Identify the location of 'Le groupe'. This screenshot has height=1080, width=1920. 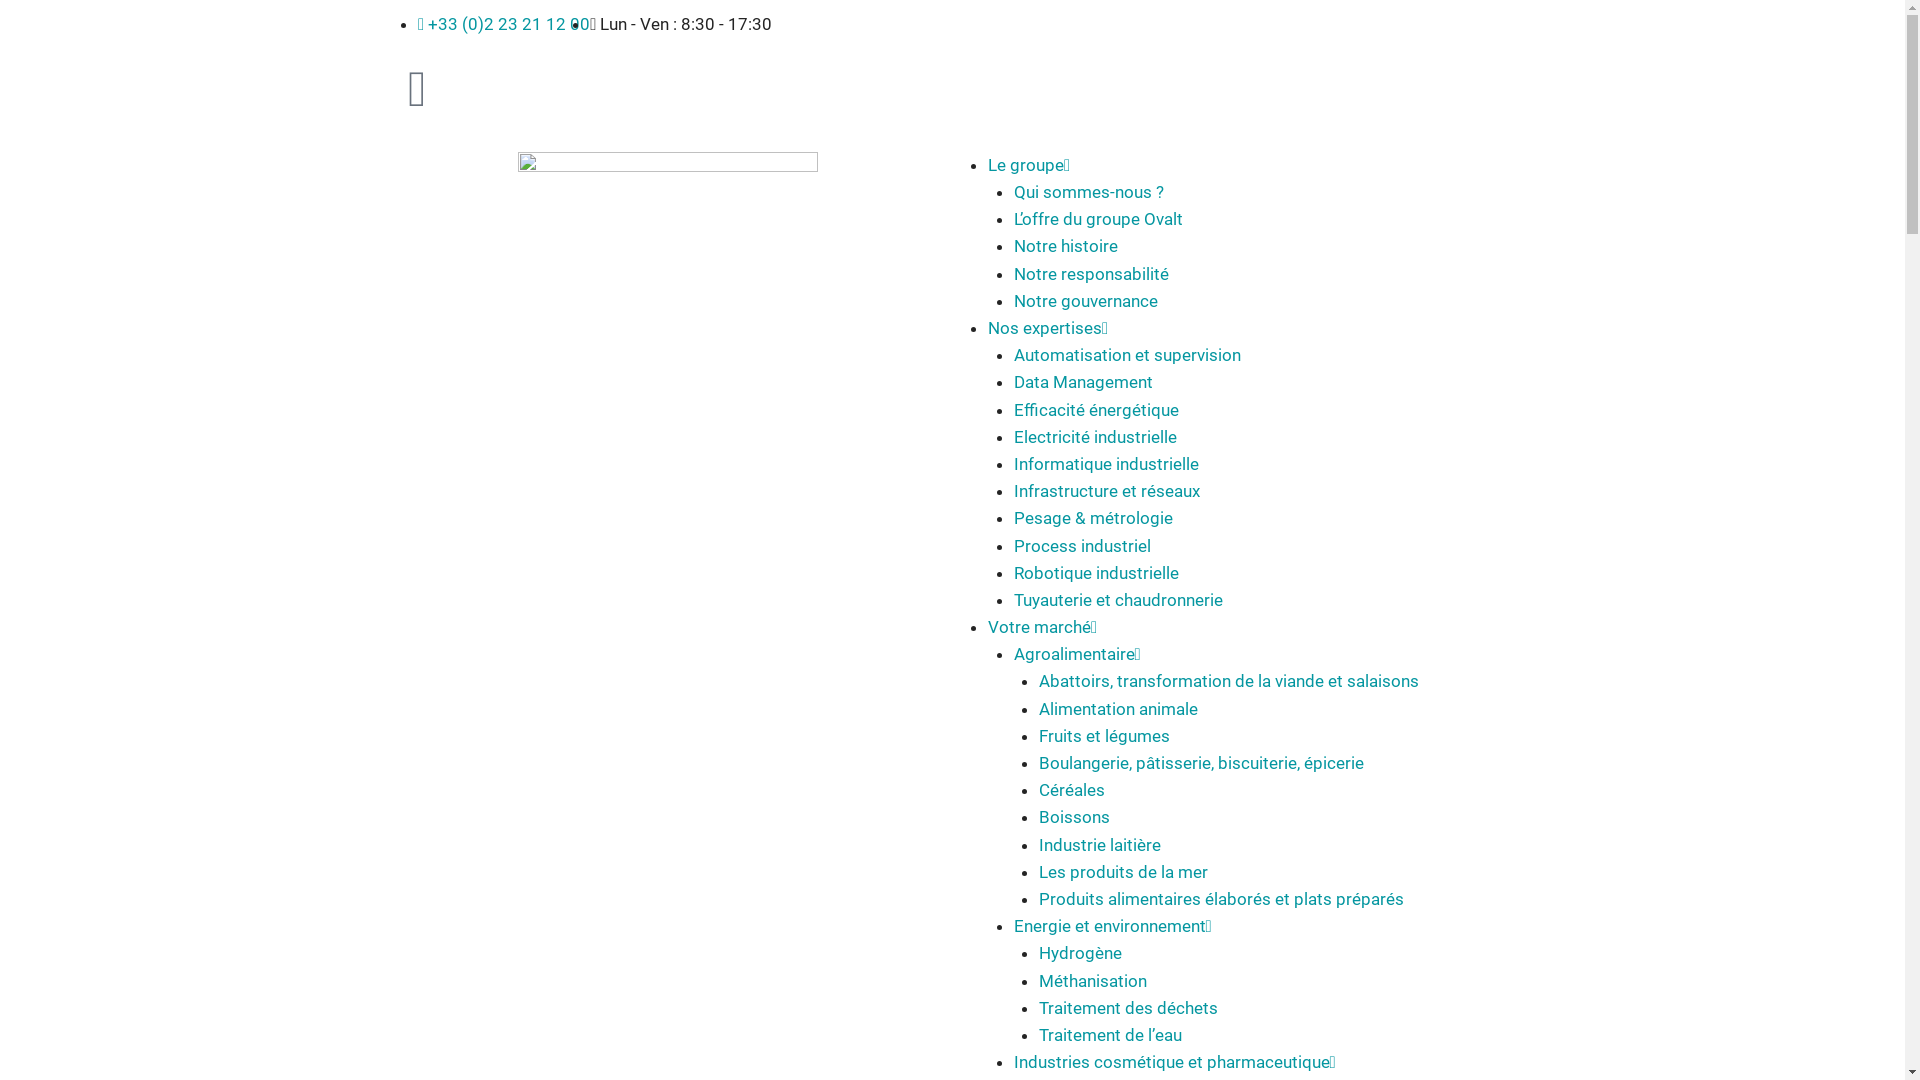
(1026, 164).